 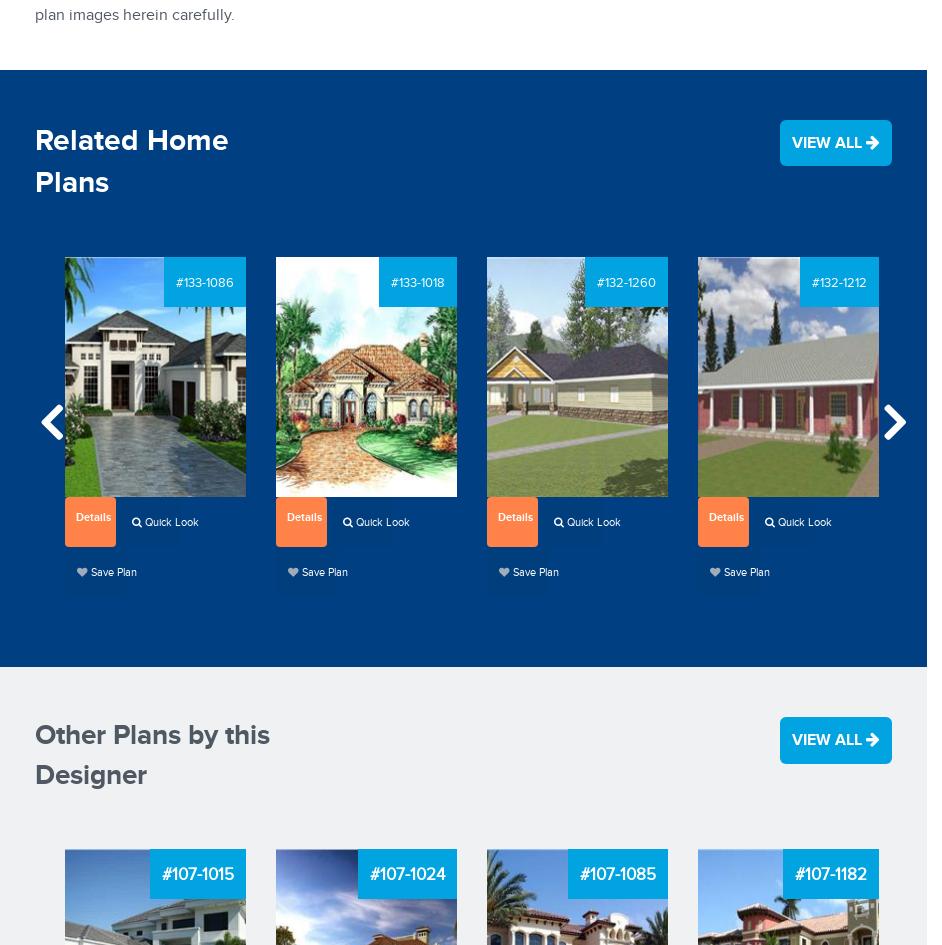 I want to click on '#132-1212', so click(x=838, y=283).